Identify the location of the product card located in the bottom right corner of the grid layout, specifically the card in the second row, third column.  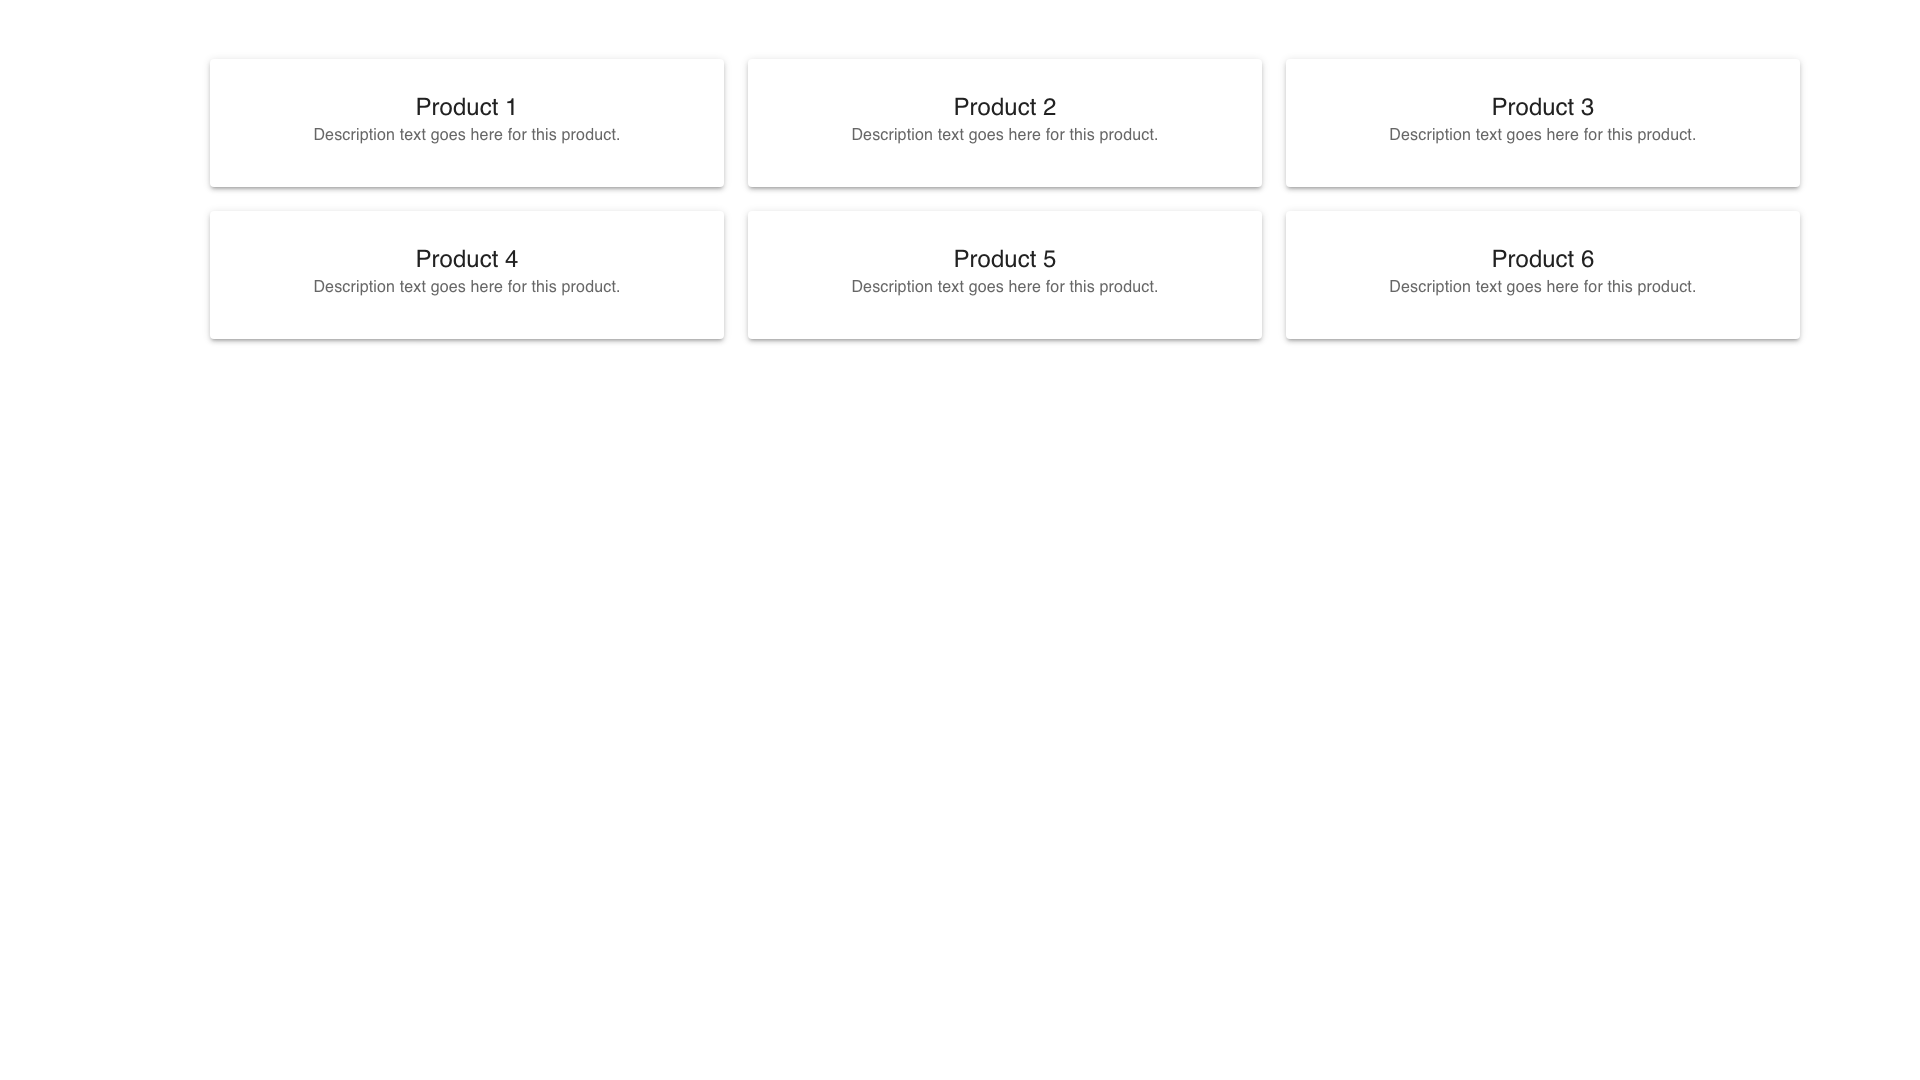
(1541, 274).